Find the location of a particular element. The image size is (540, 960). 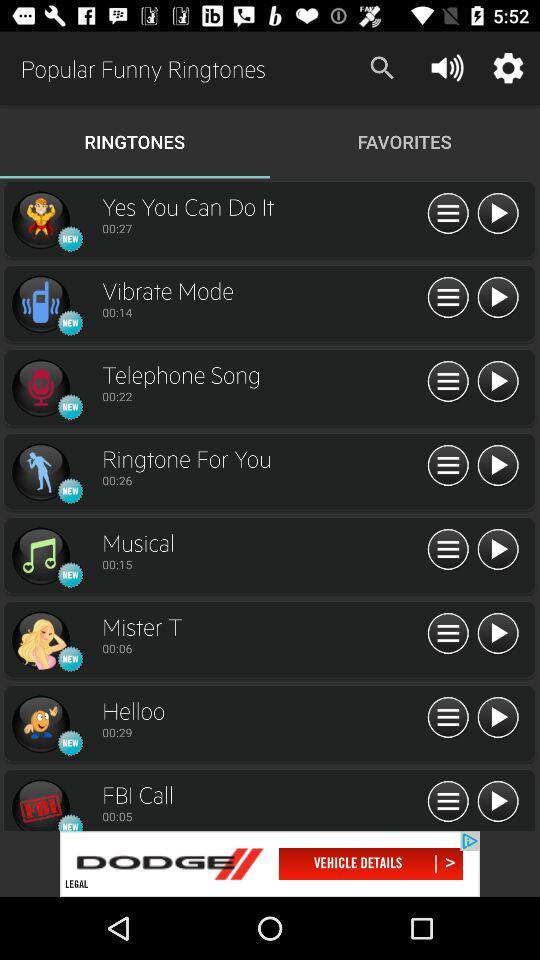

set this as my ringtone is located at coordinates (40, 472).